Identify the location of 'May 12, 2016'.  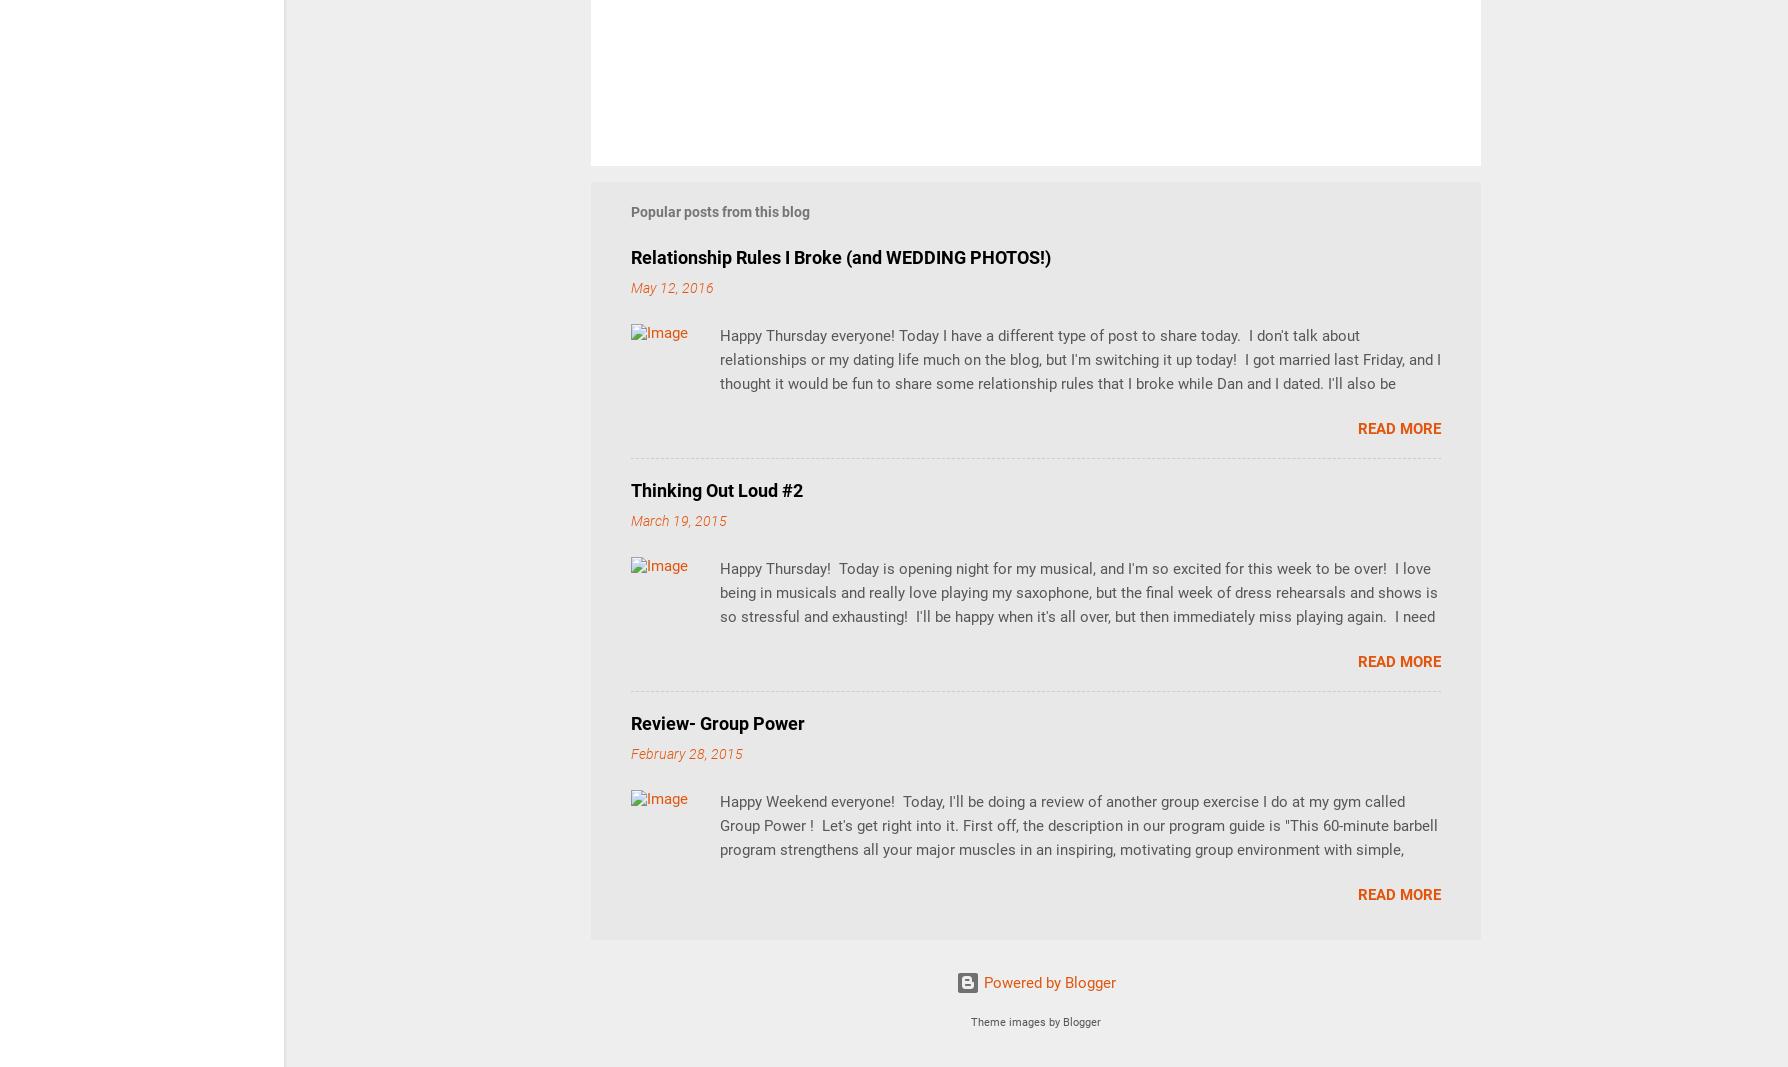
(671, 287).